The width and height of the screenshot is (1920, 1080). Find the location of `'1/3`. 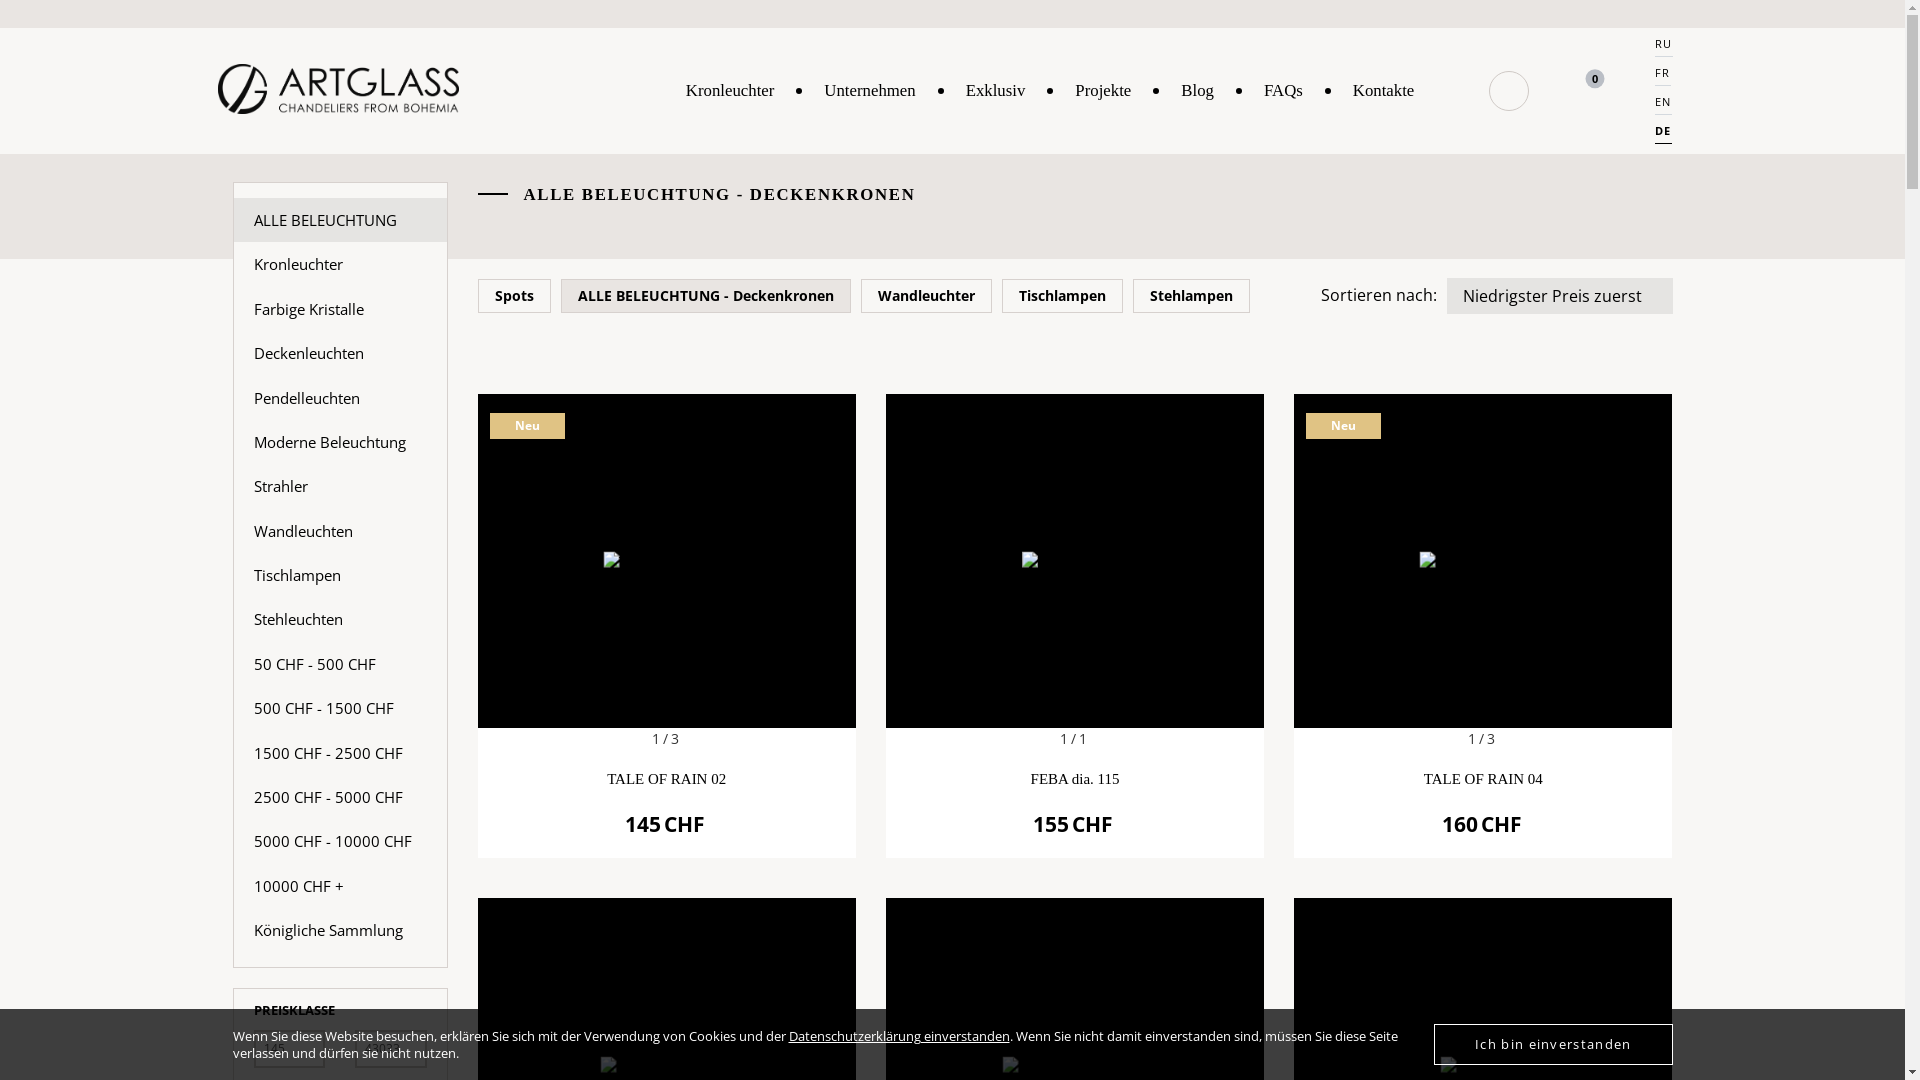

'1/3 is located at coordinates (667, 625).